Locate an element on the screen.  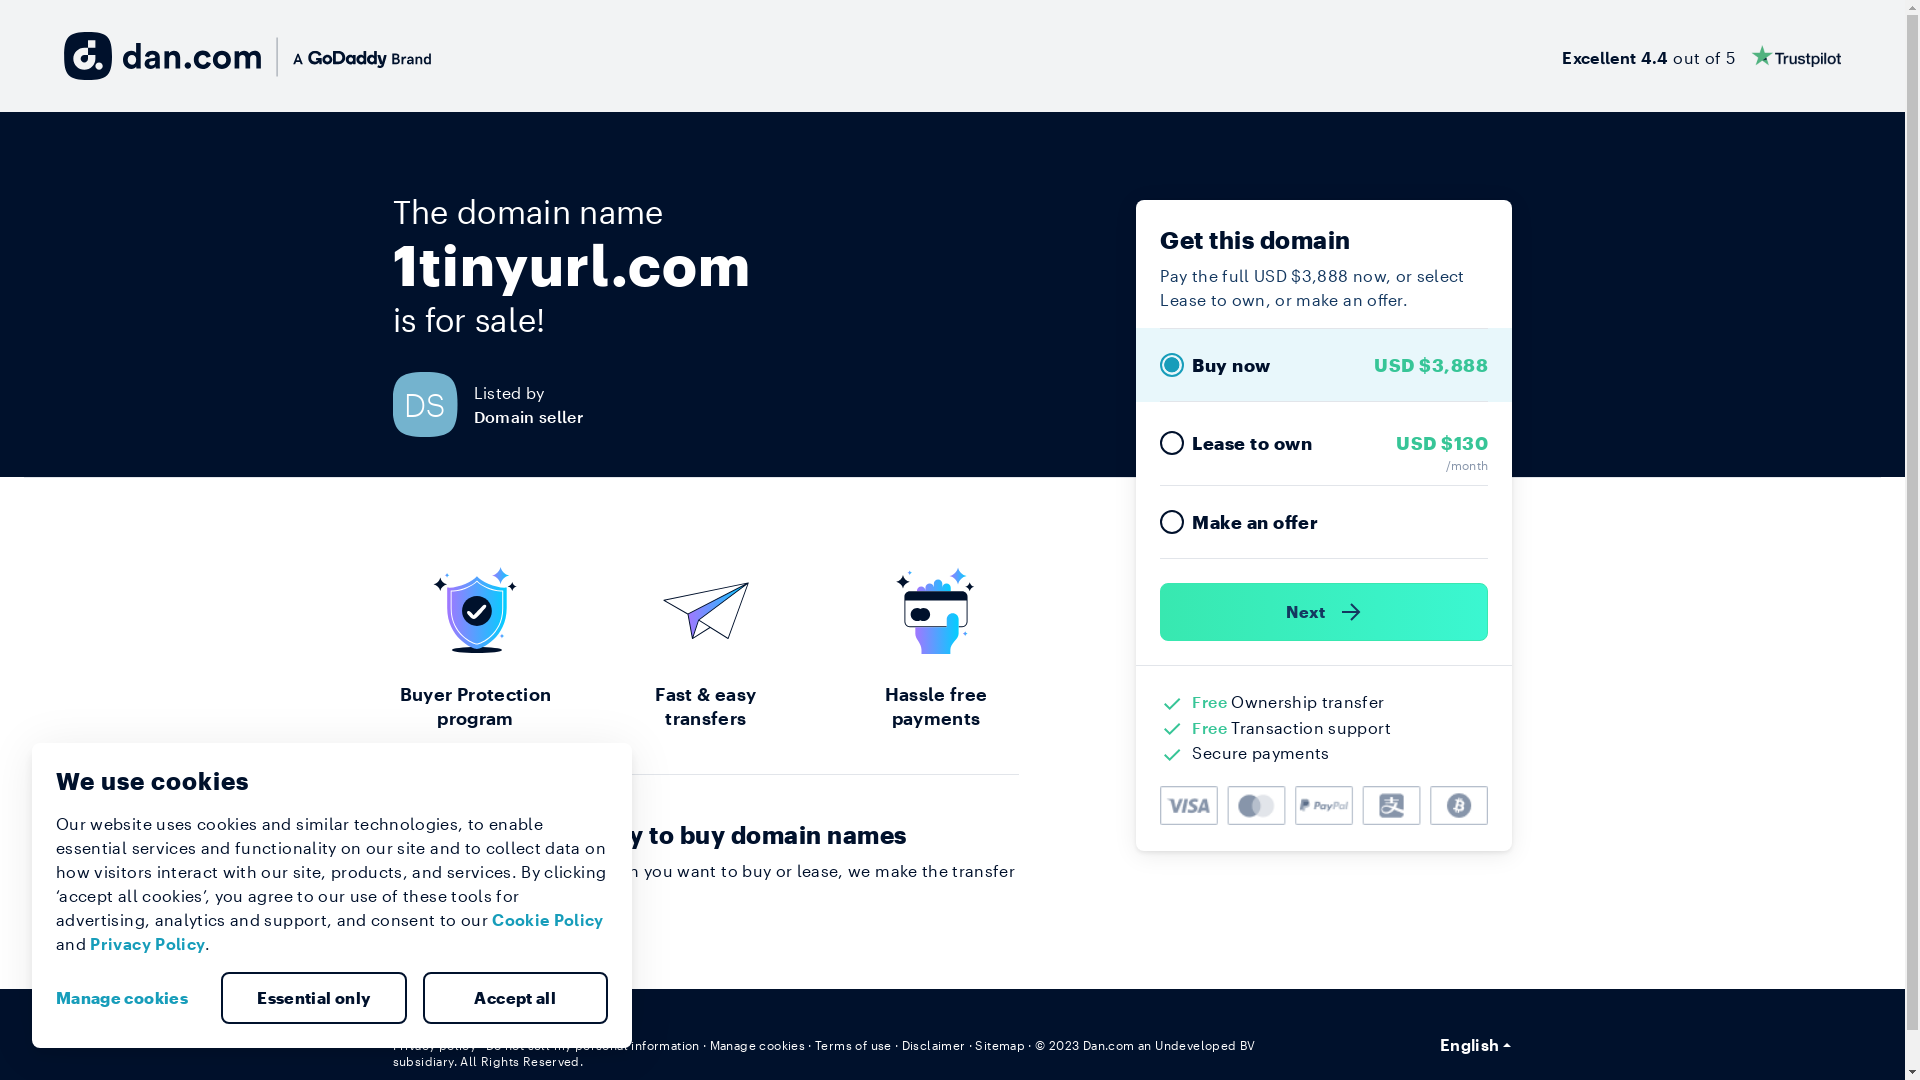
'Accept all' is located at coordinates (514, 998).